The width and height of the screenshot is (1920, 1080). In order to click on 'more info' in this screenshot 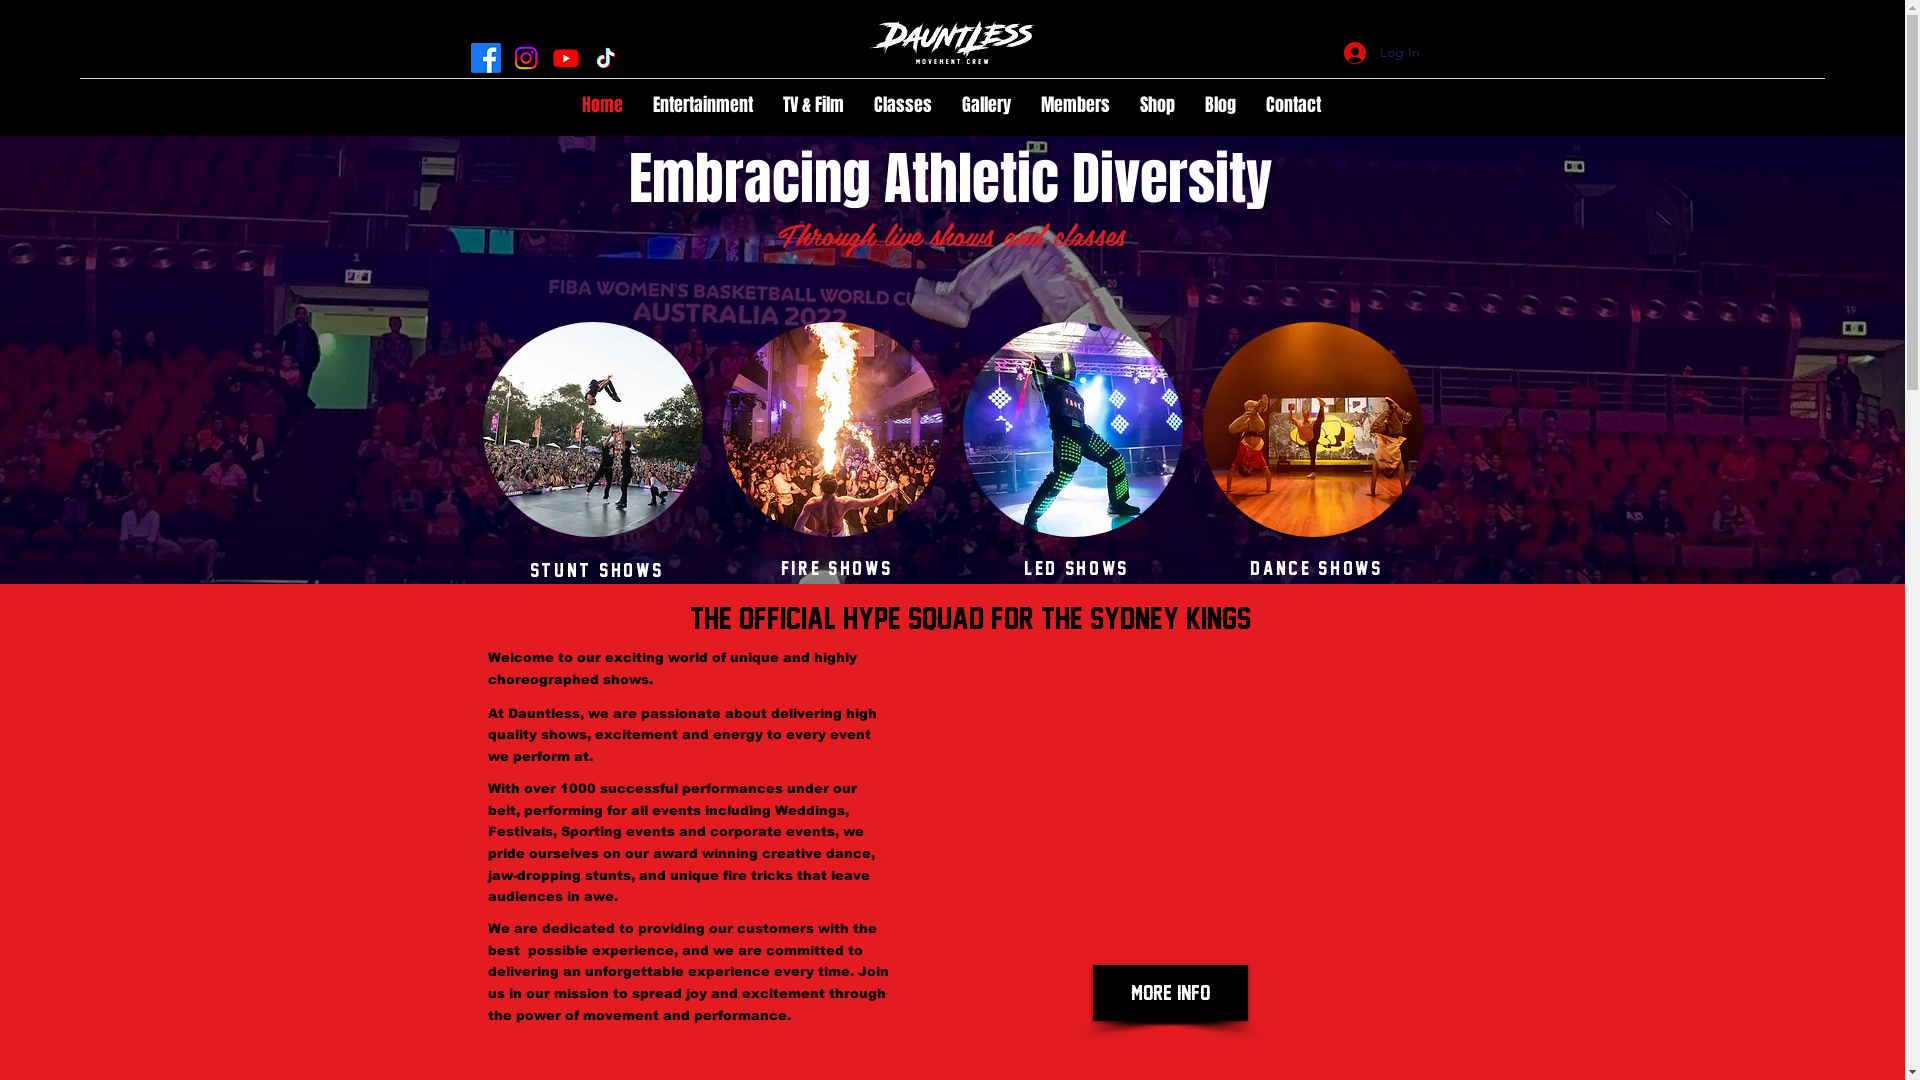, I will do `click(1090, 992)`.